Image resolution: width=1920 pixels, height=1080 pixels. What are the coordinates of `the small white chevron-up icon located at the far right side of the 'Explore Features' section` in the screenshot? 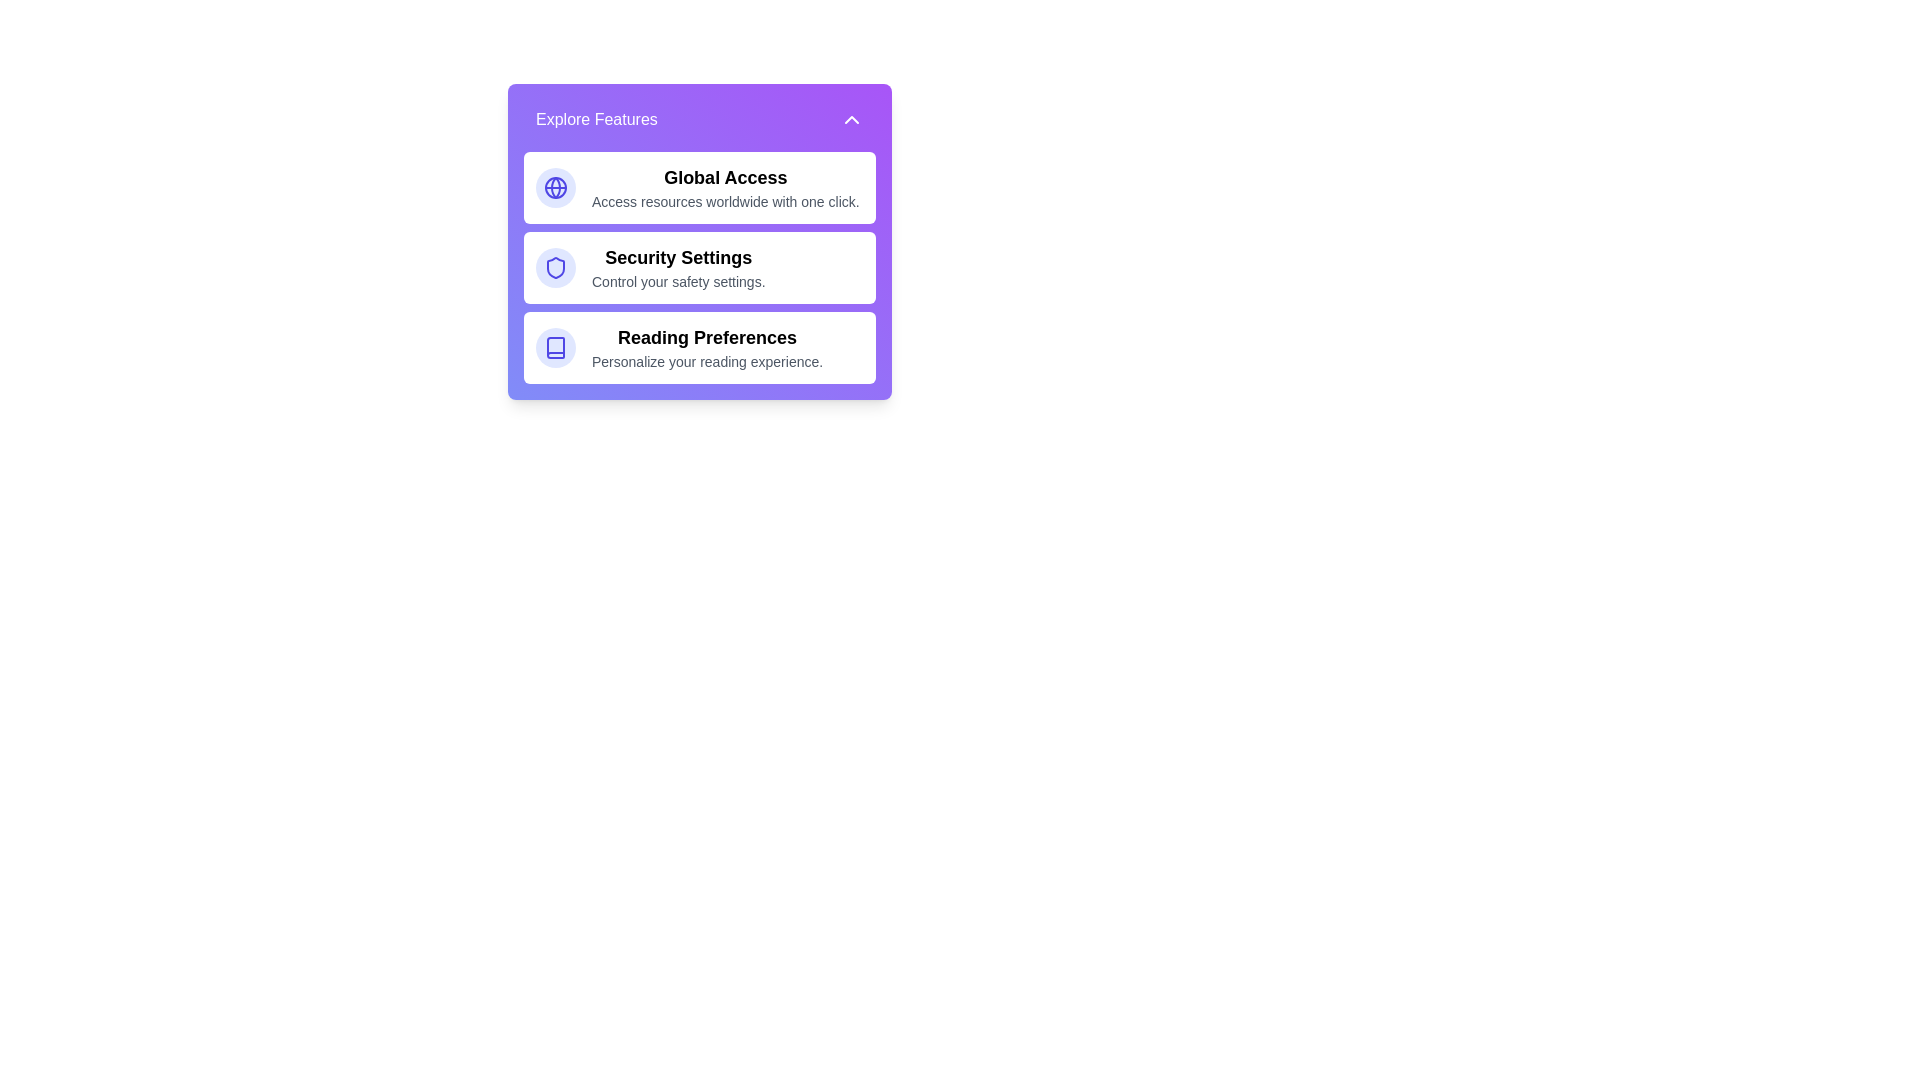 It's located at (851, 119).